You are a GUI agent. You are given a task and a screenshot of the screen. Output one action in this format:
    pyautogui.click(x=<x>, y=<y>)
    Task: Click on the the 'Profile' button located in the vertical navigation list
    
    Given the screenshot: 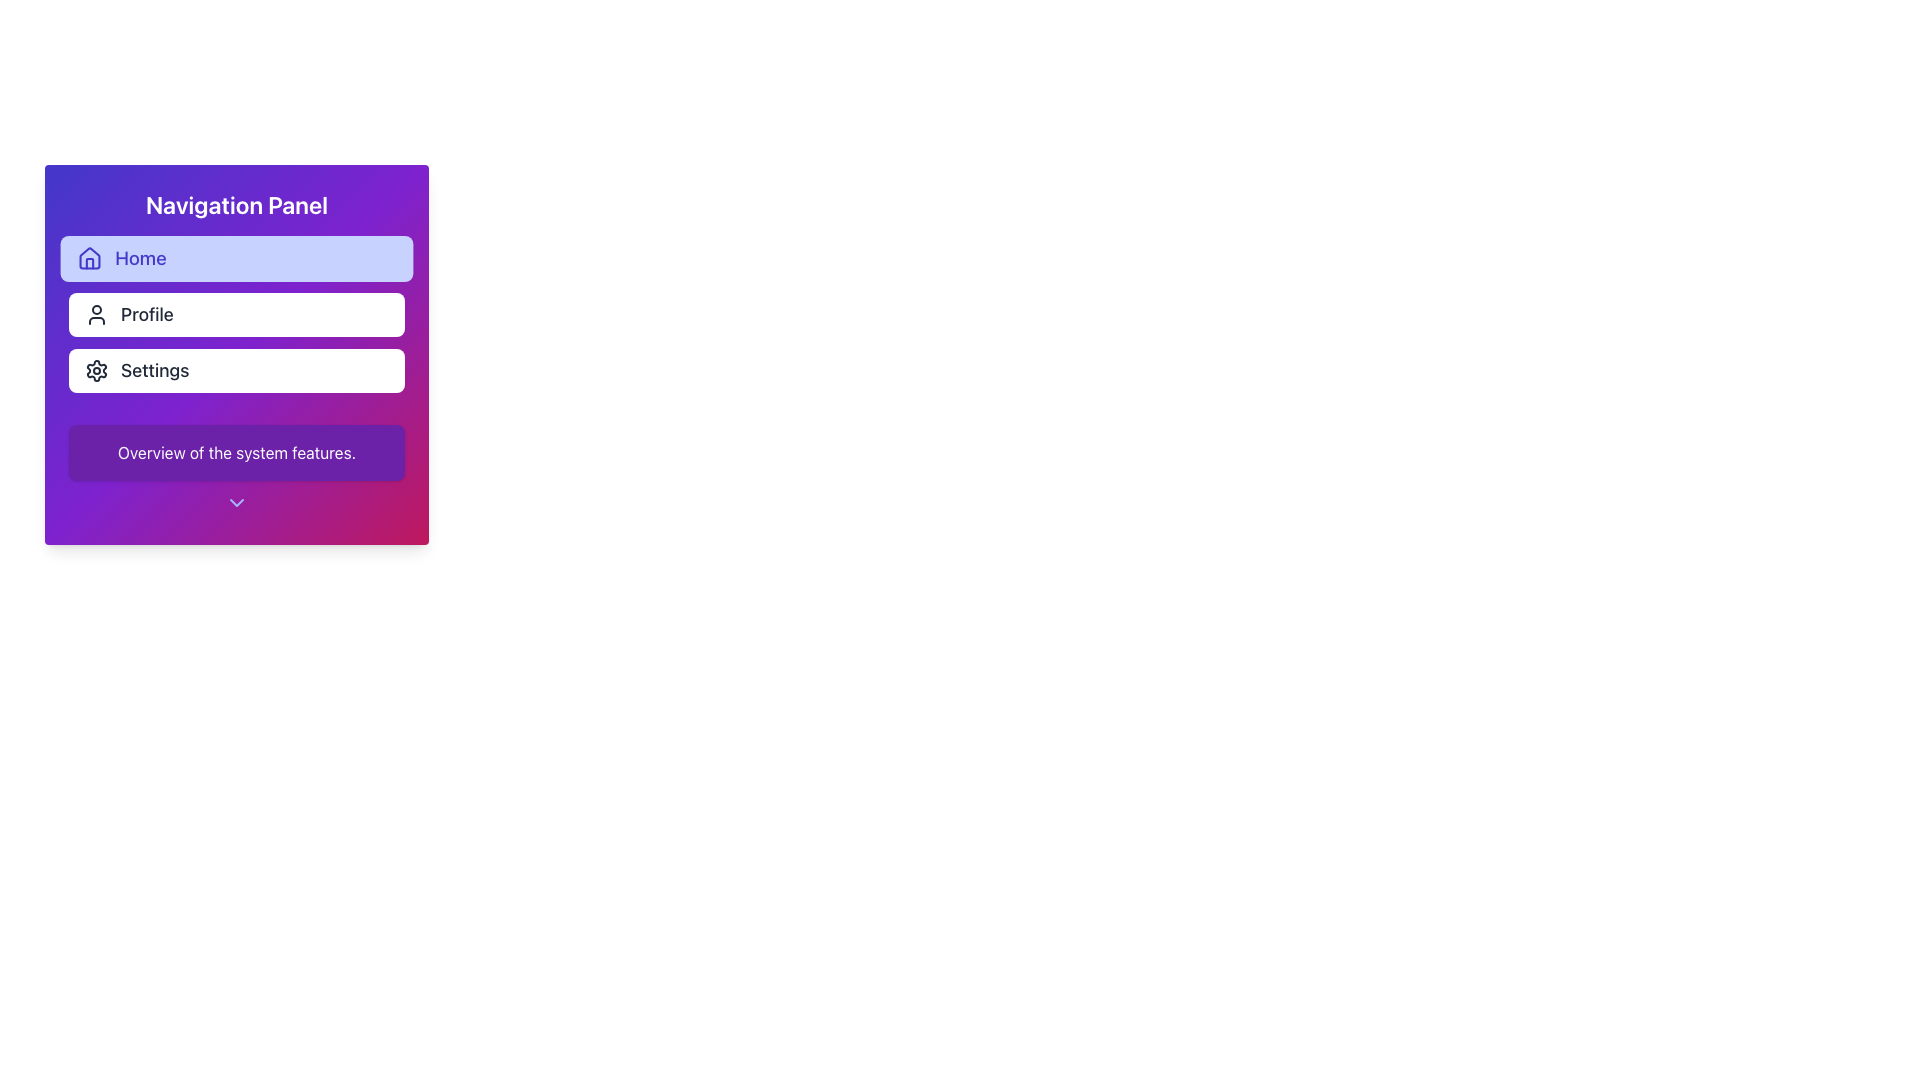 What is the action you would take?
    pyautogui.click(x=236, y=315)
    